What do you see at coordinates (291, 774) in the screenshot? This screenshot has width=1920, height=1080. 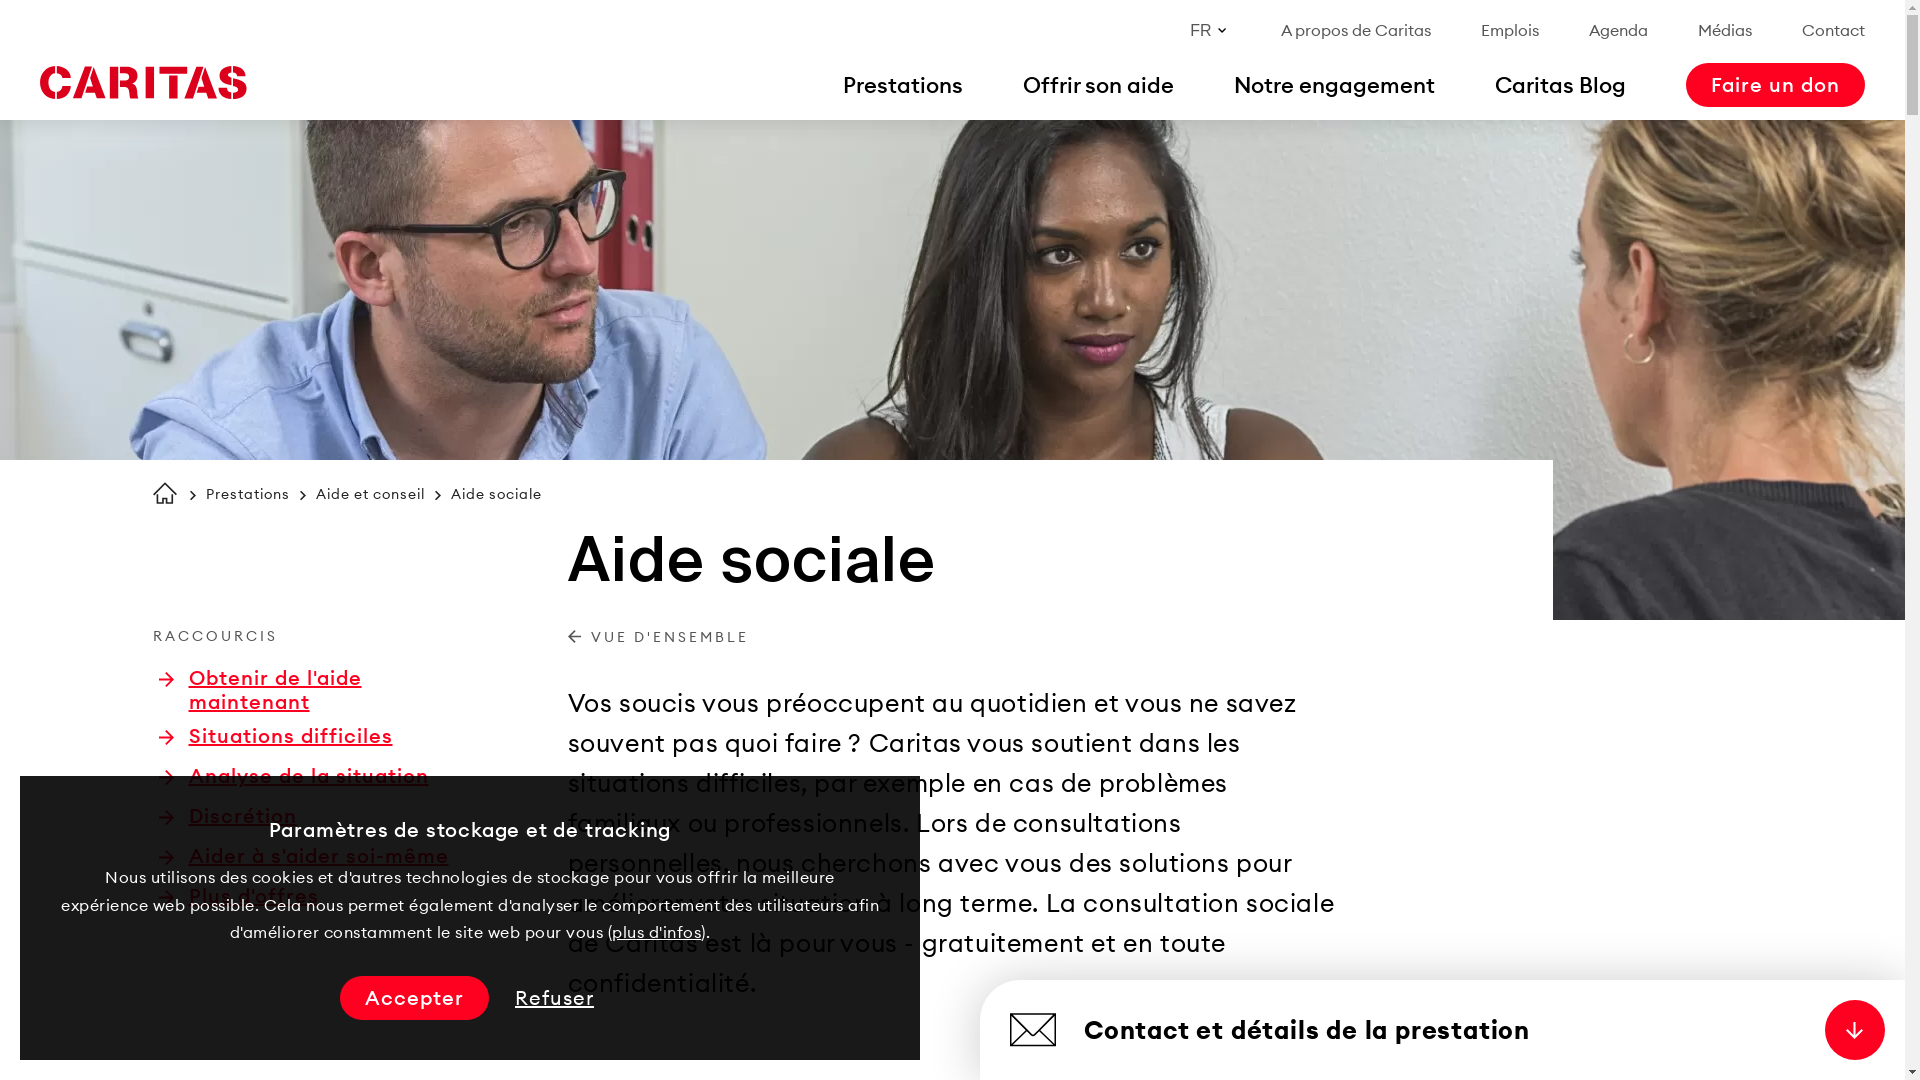 I see `'Analyse de la situation'` at bounding box center [291, 774].